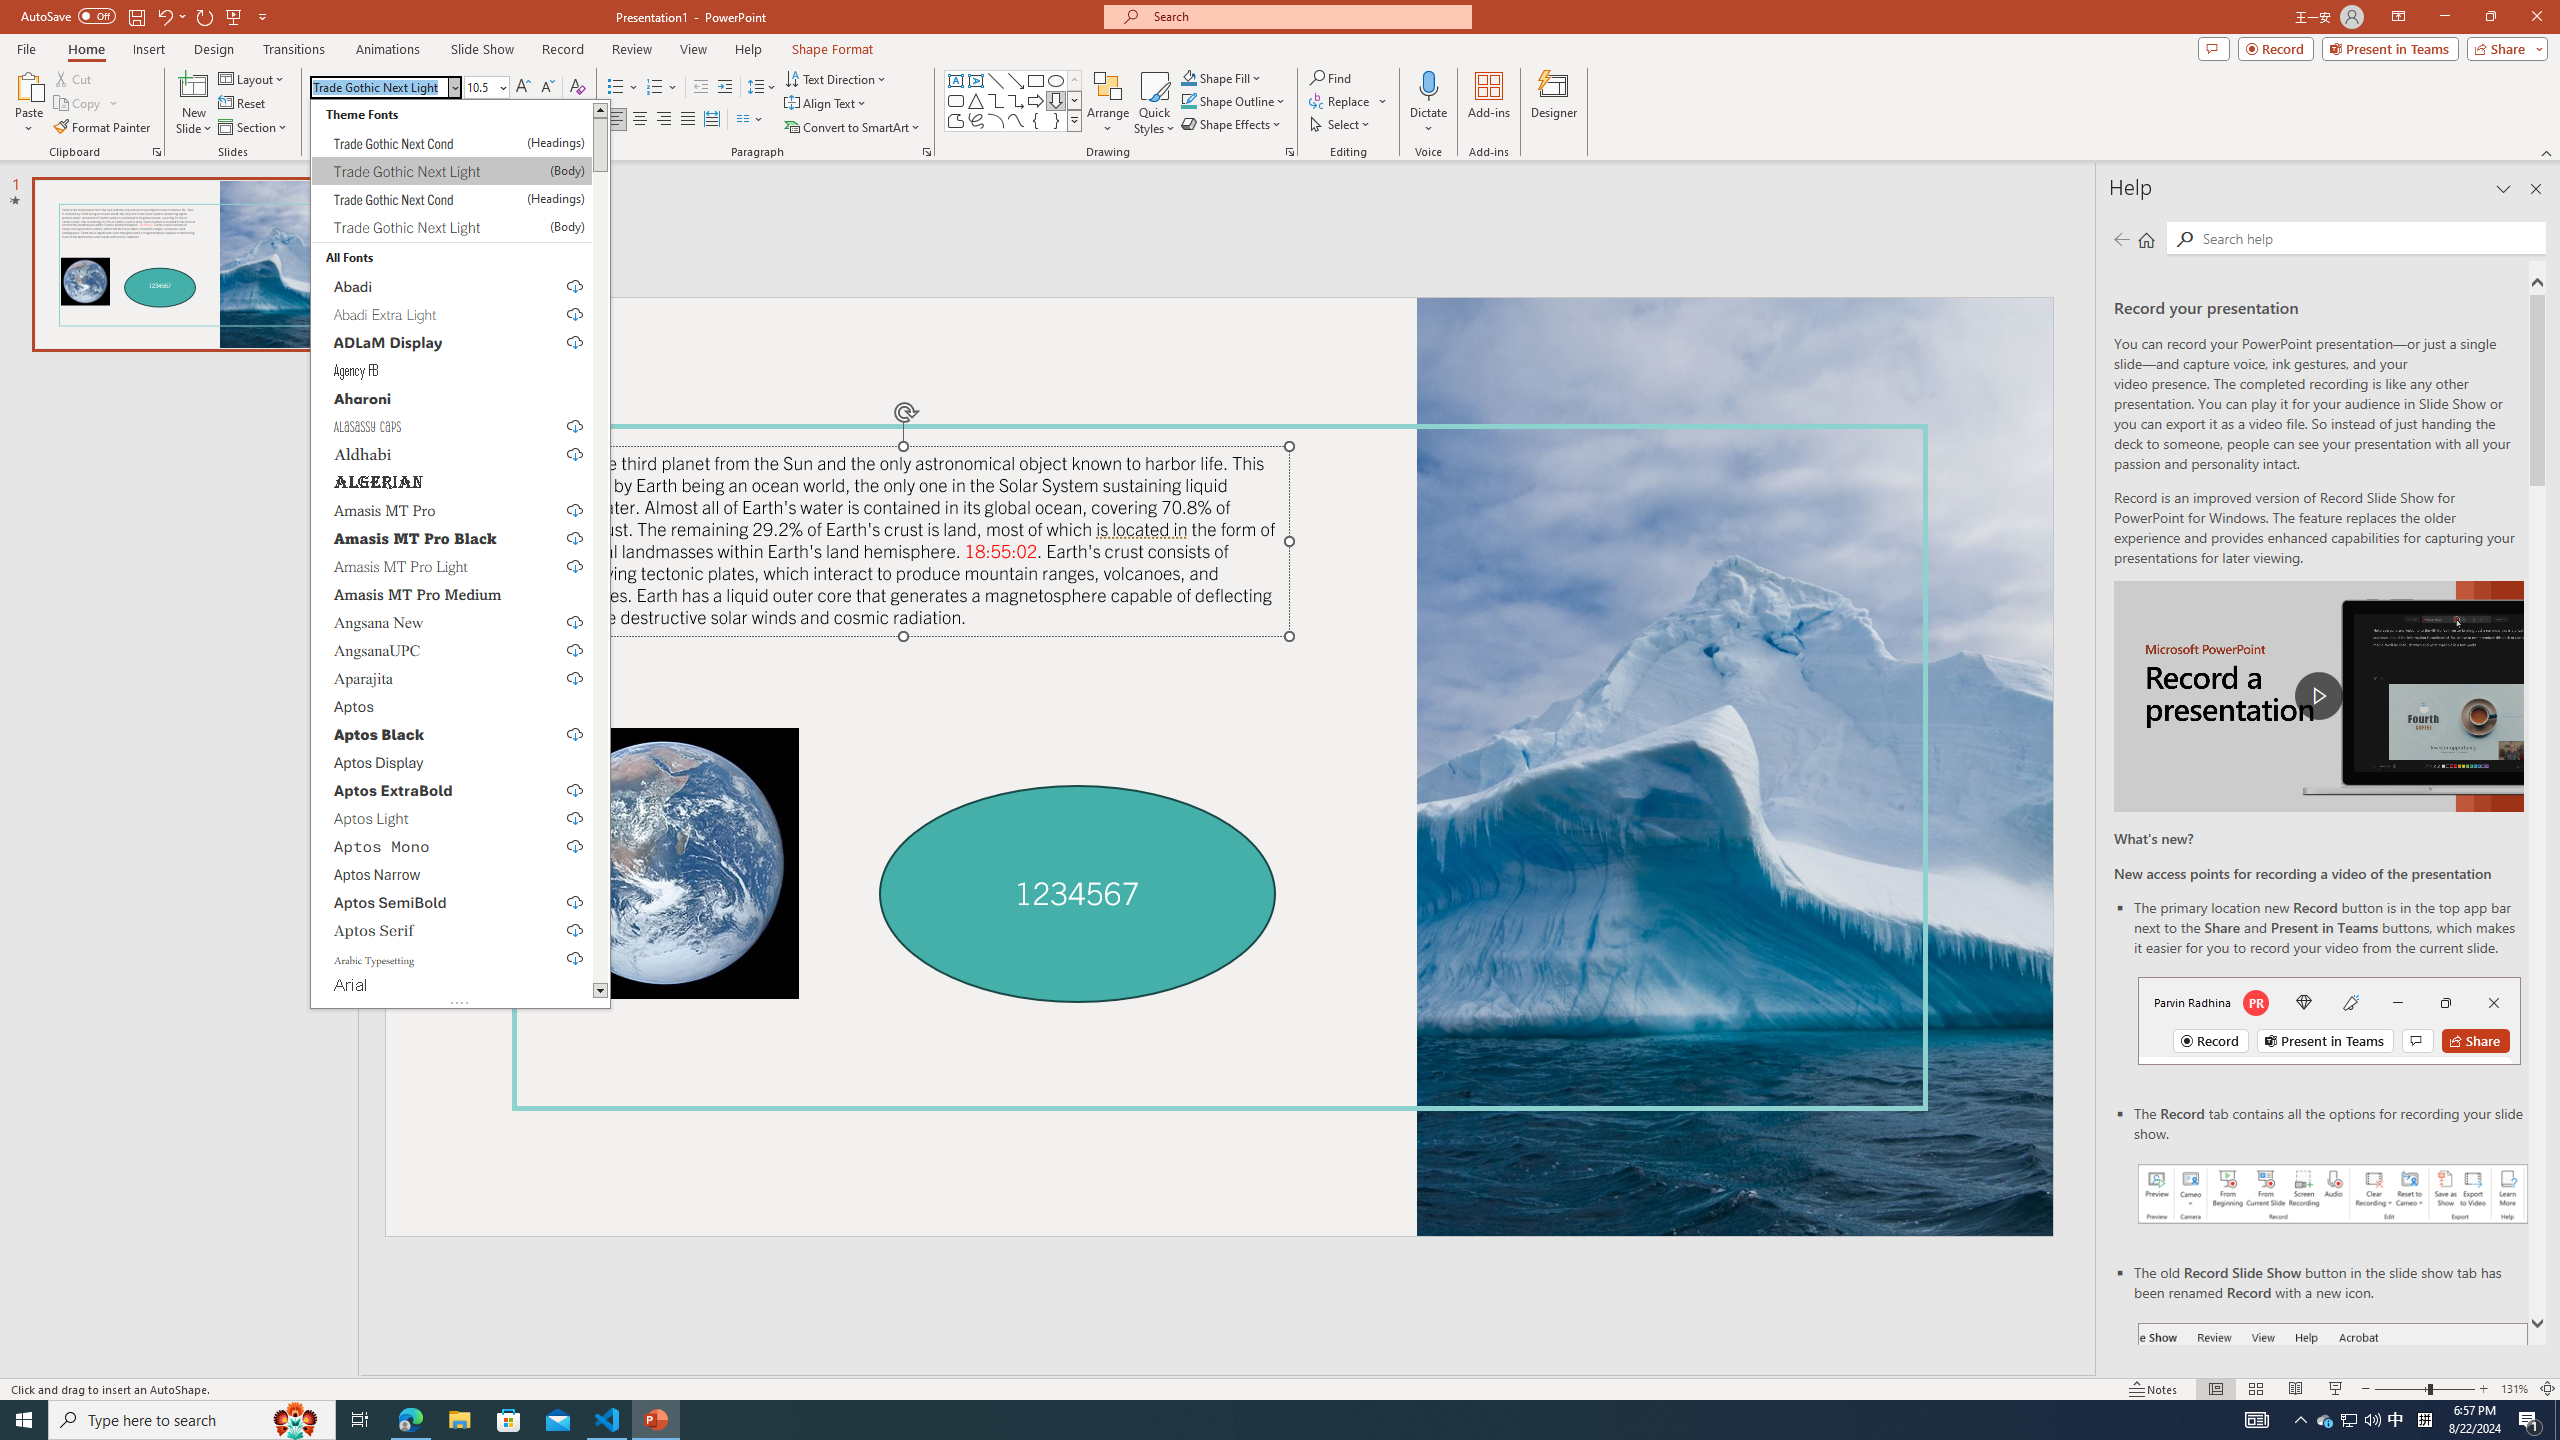  What do you see at coordinates (242, 103) in the screenshot?
I see `'Reset'` at bounding box center [242, 103].